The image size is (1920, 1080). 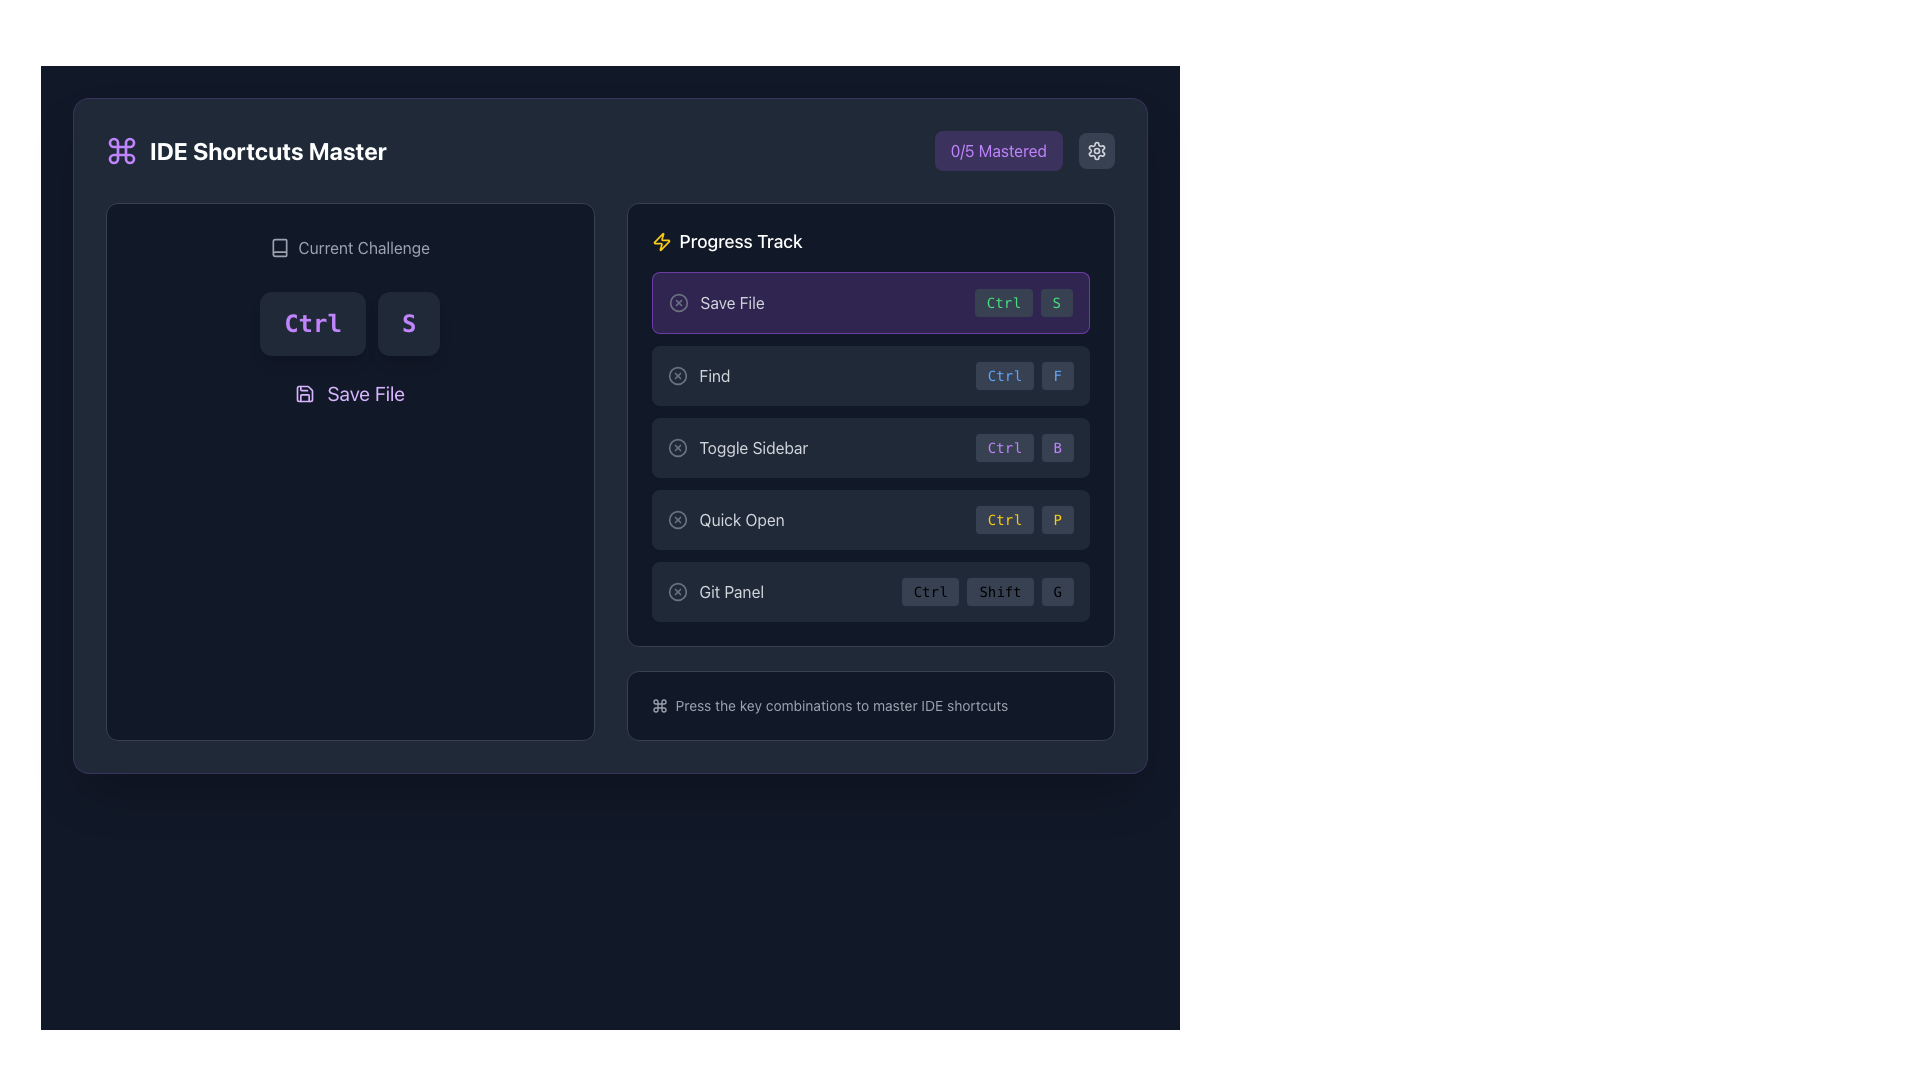 I want to click on the 'Toggle Sidebar' text label, which is gray and part of the 'Progress Track' section, positioned third in the vertical list, so click(x=752, y=446).